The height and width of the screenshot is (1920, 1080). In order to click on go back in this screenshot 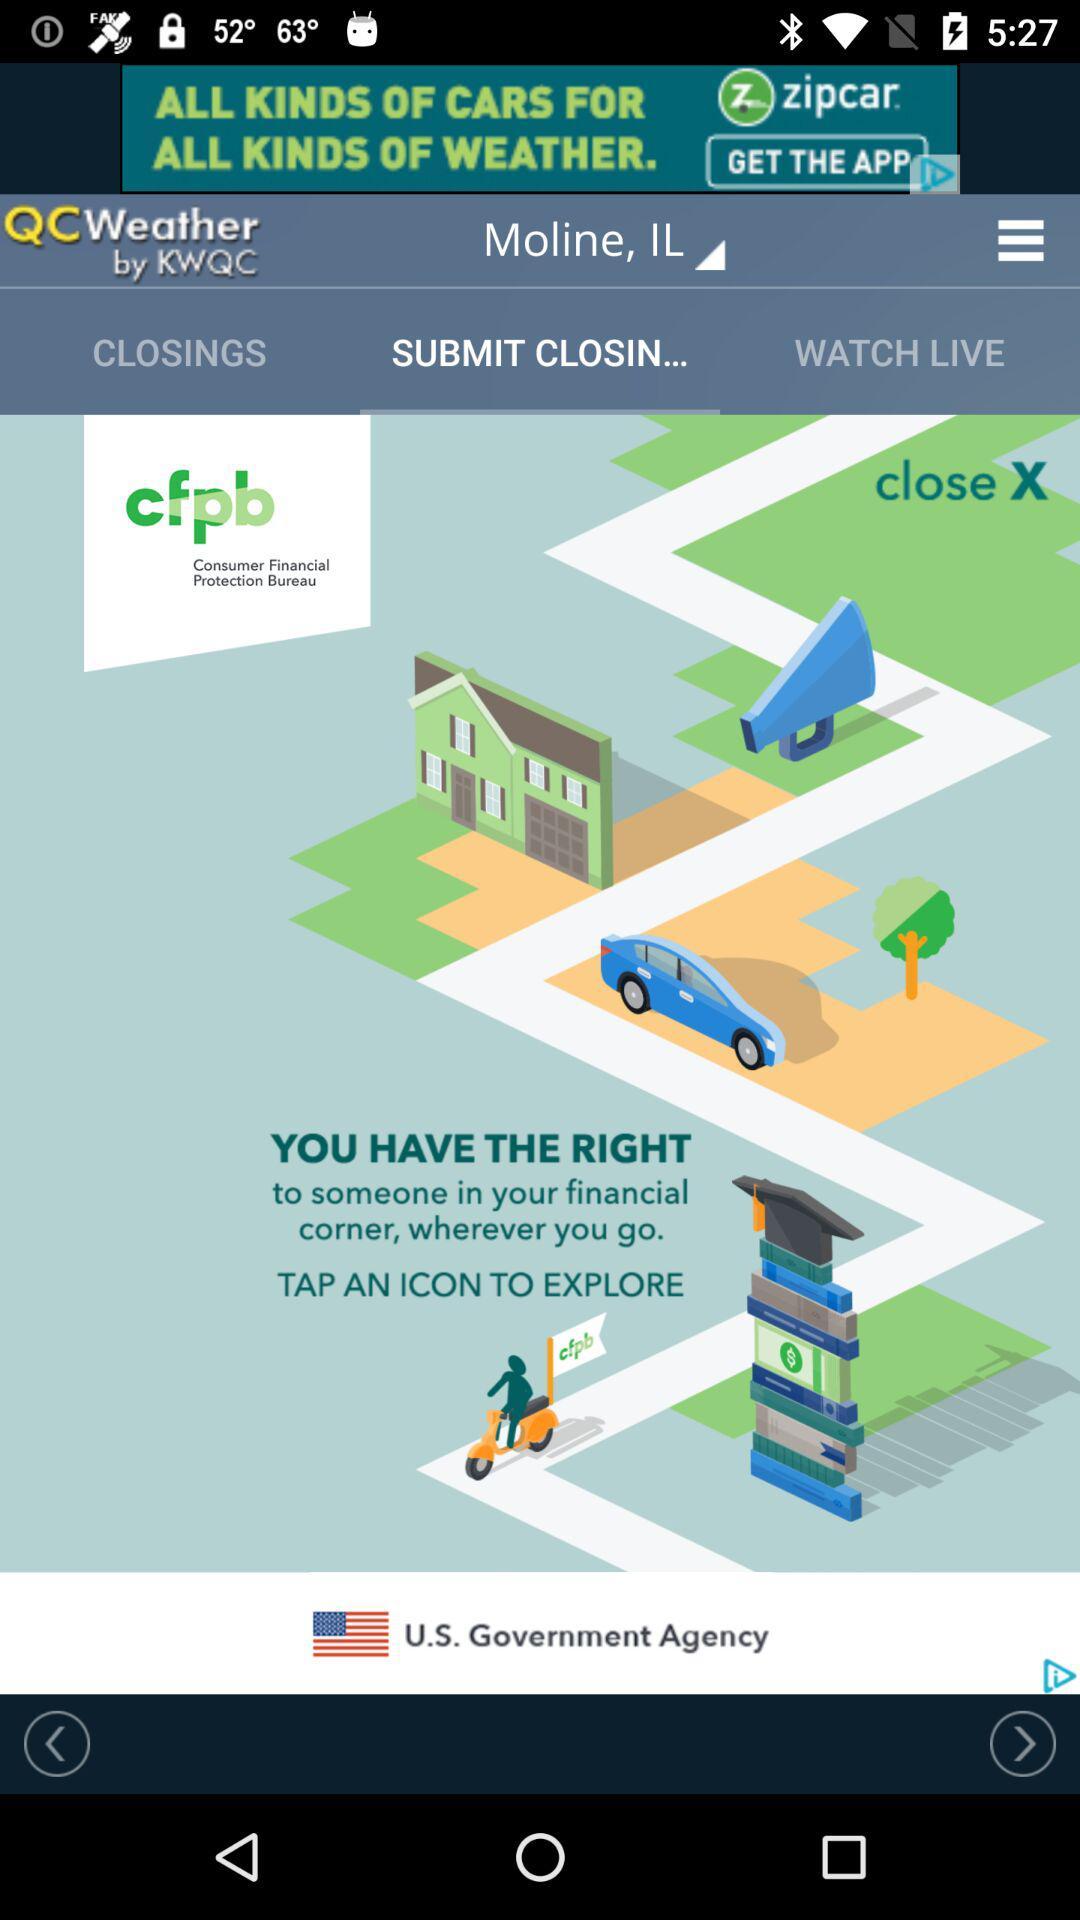, I will do `click(56, 1742)`.